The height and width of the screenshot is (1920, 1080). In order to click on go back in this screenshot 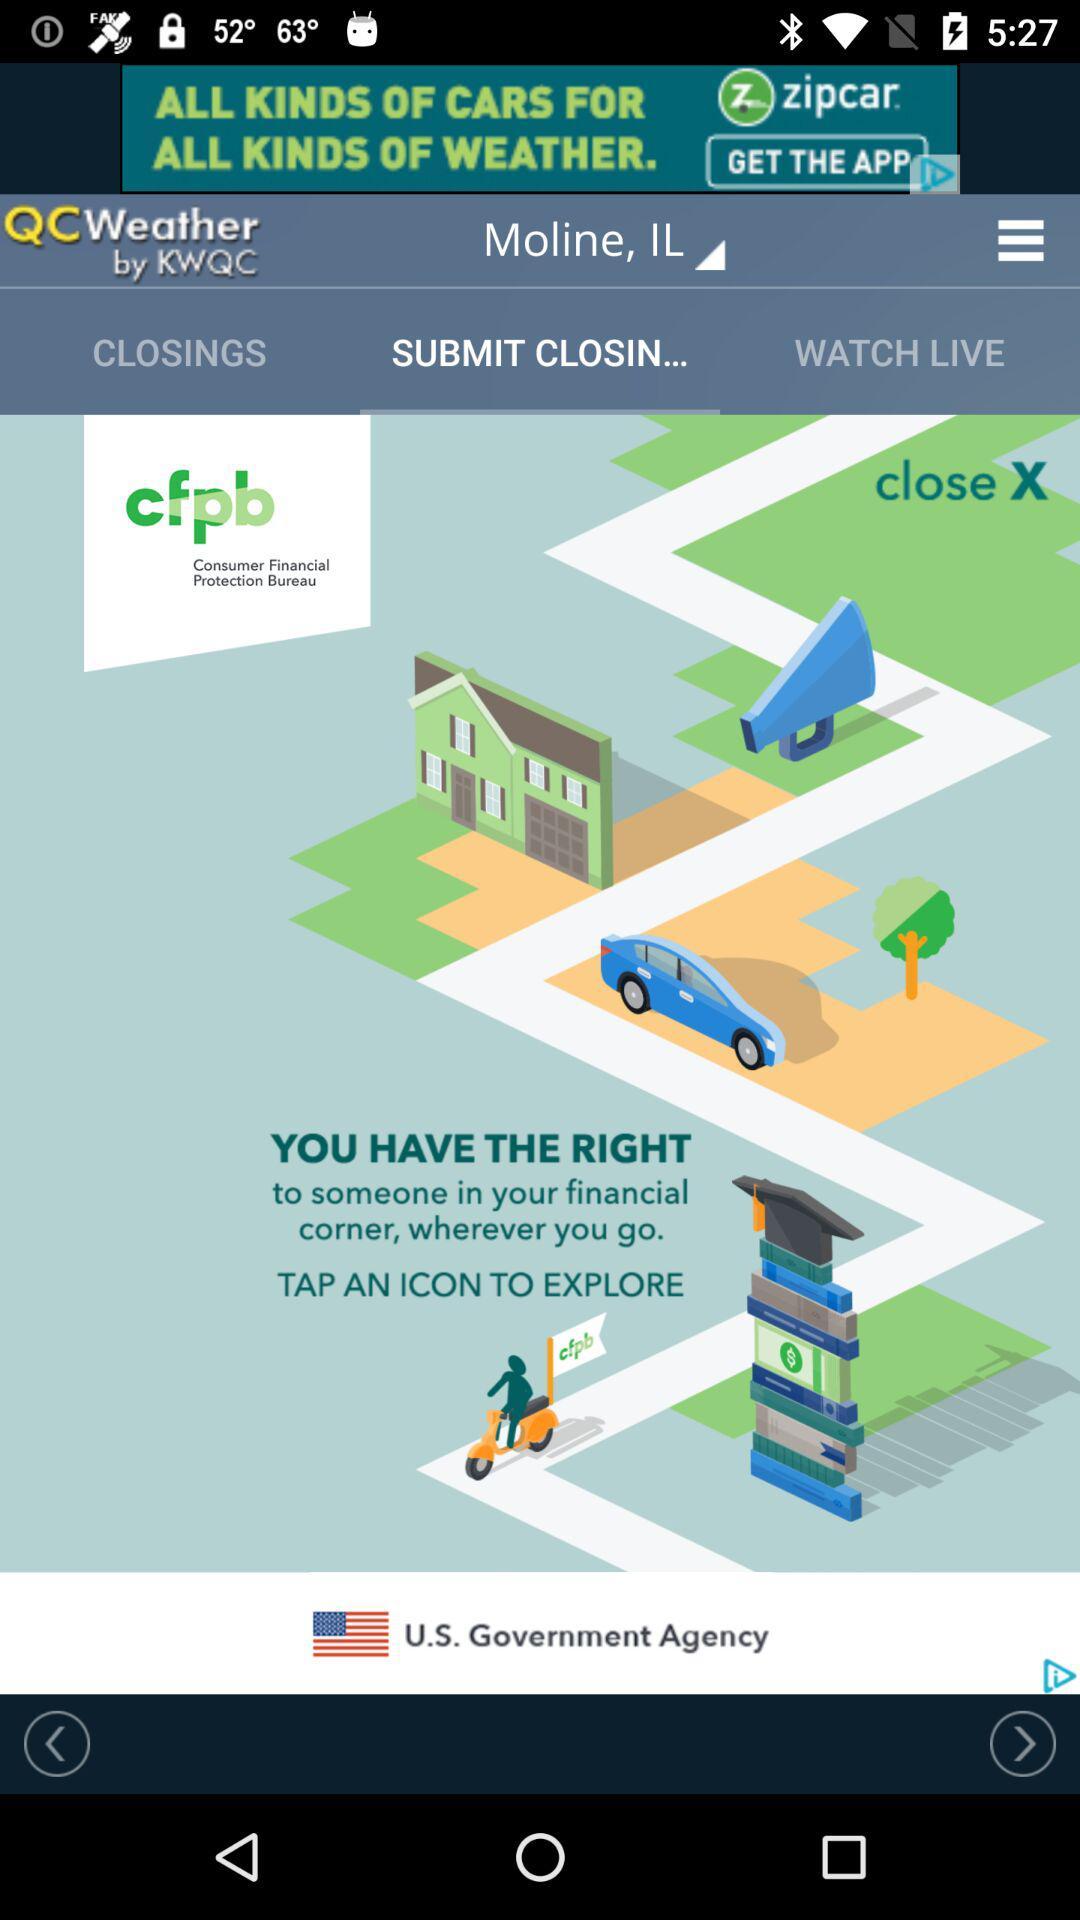, I will do `click(56, 1742)`.